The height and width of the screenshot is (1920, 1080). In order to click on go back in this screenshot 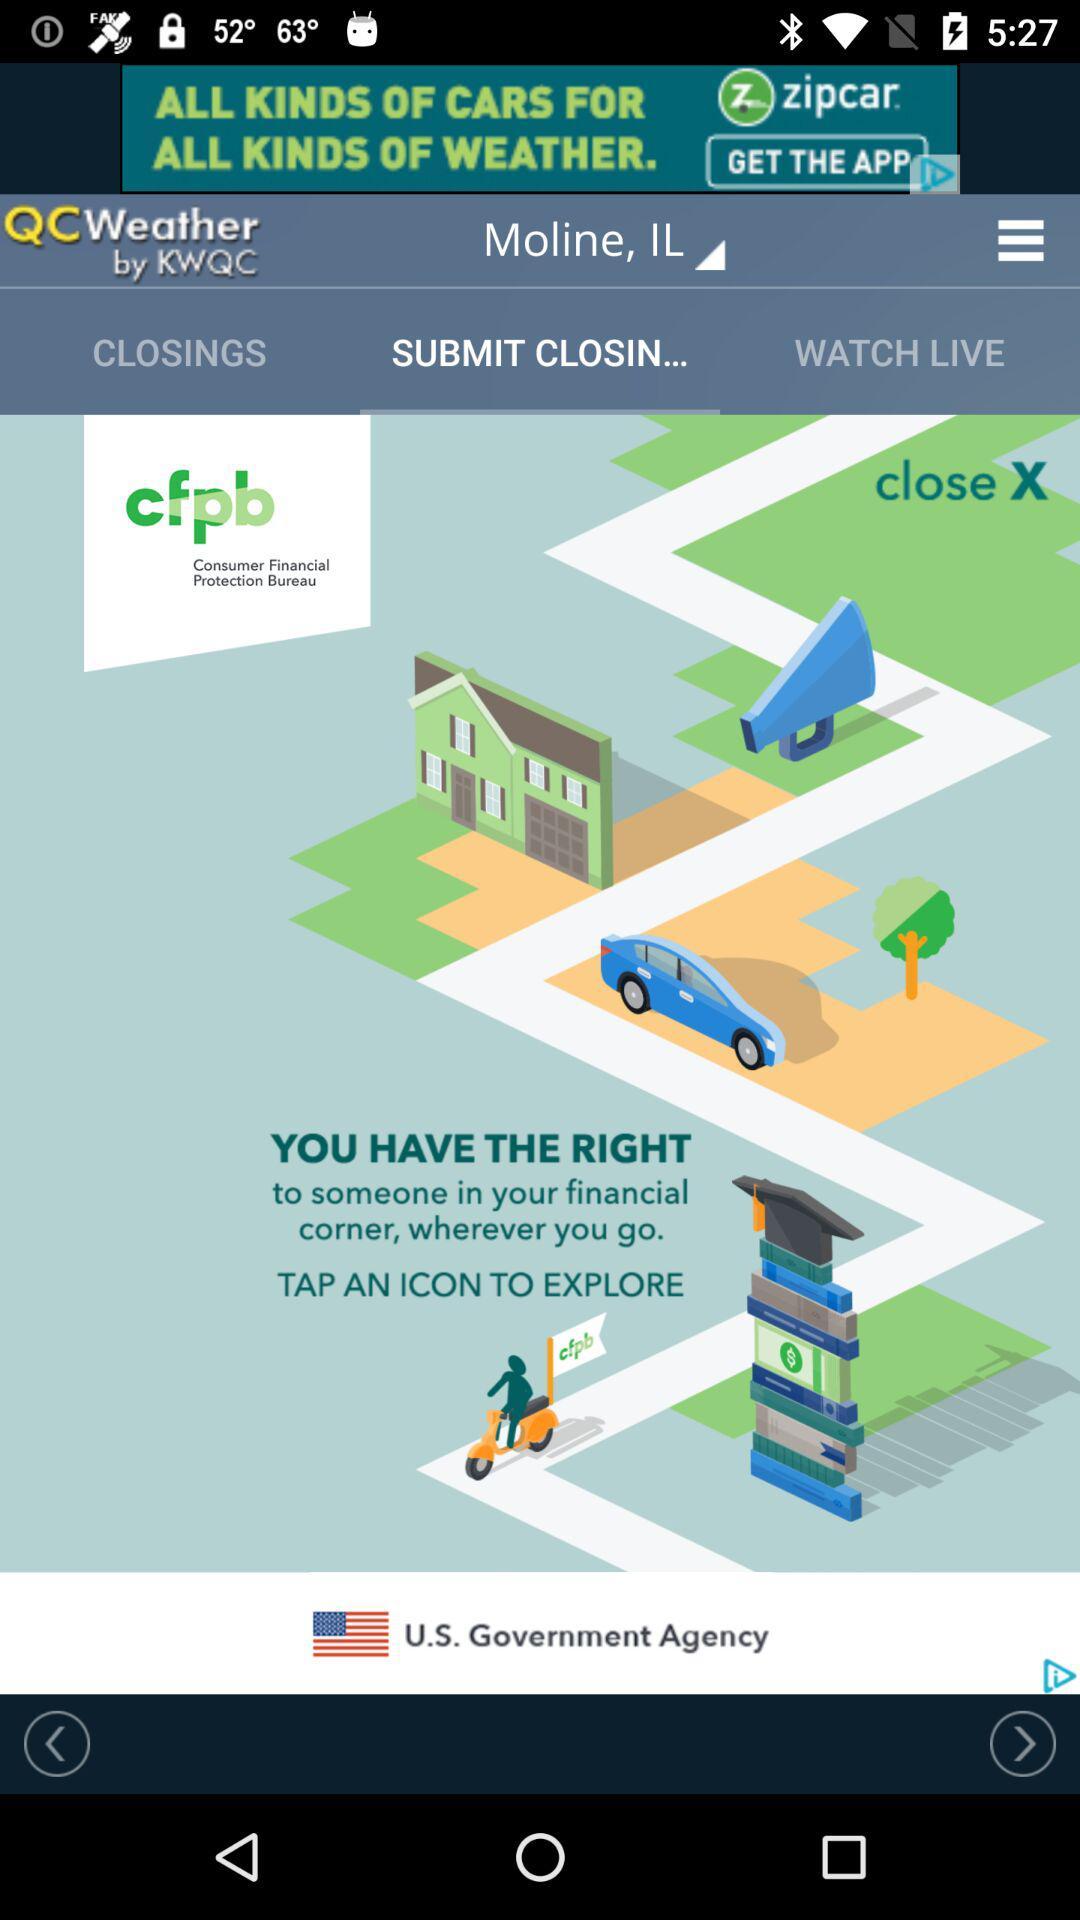, I will do `click(56, 1742)`.